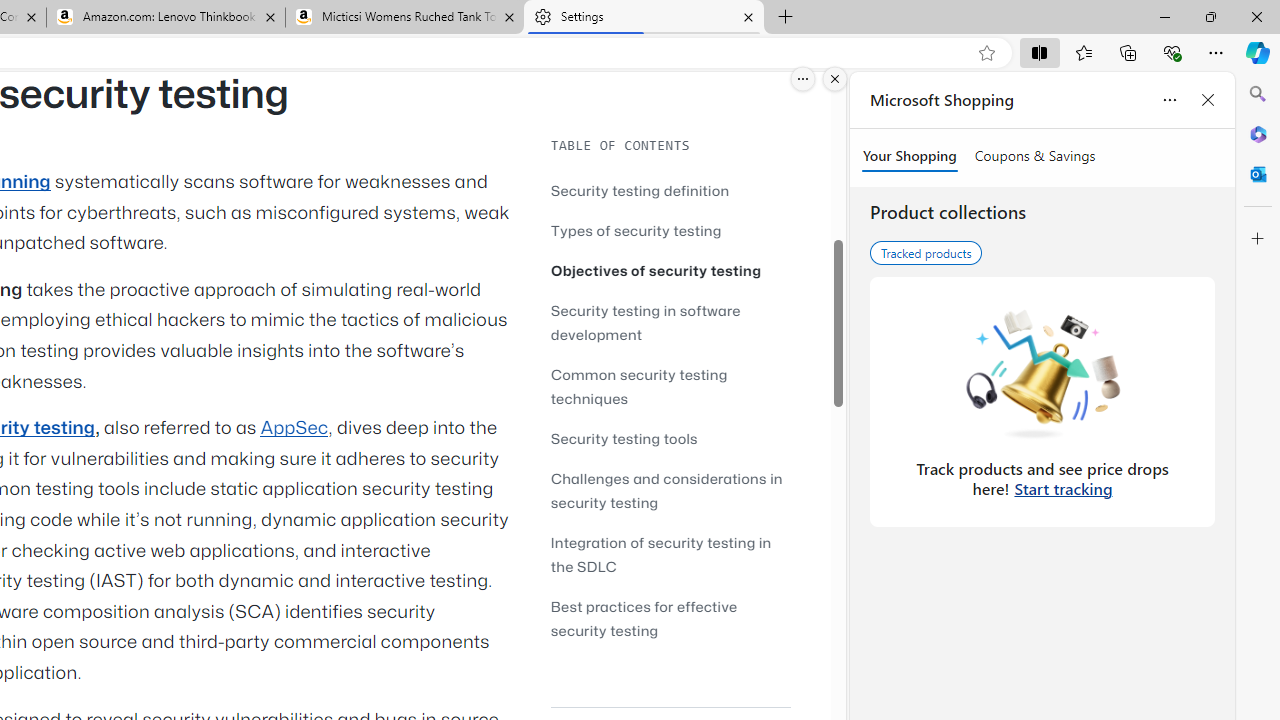 This screenshot has width=1280, height=720. Describe the element at coordinates (670, 386) in the screenshot. I see `'Common security testing techniques'` at that location.